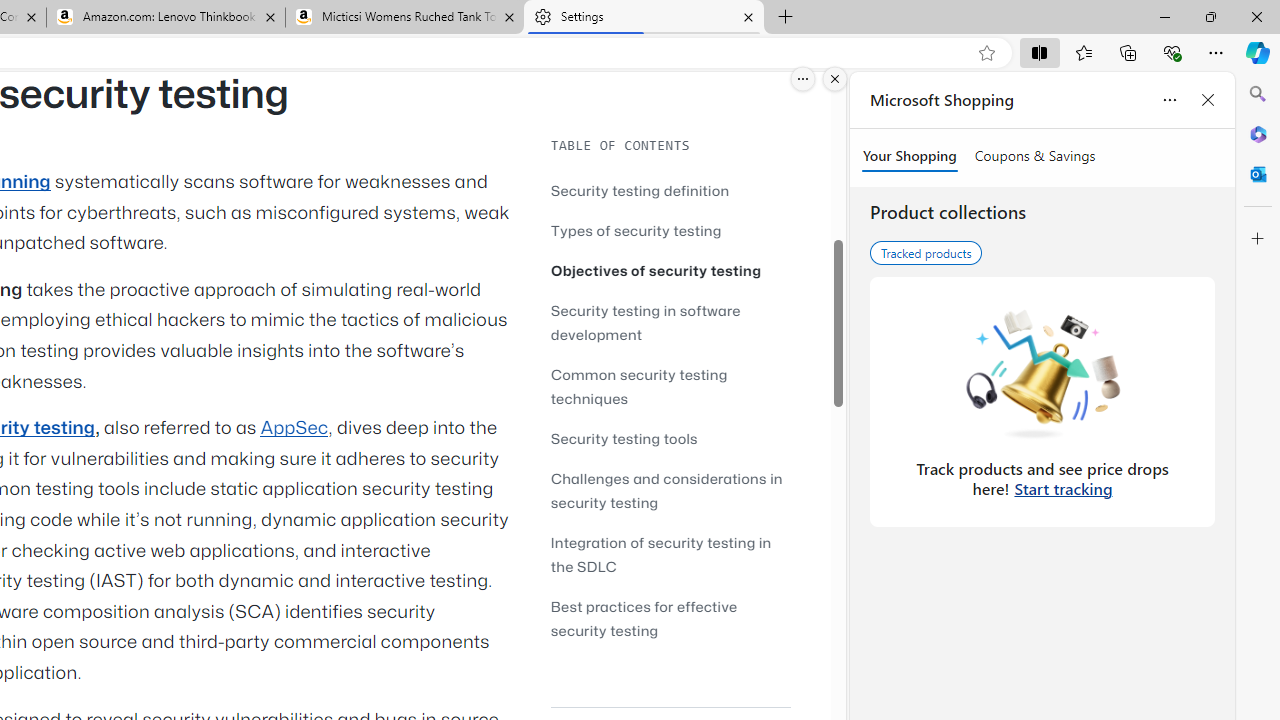 This screenshot has width=1280, height=720. Describe the element at coordinates (670, 386) in the screenshot. I see `'Common security testing techniques'` at that location.